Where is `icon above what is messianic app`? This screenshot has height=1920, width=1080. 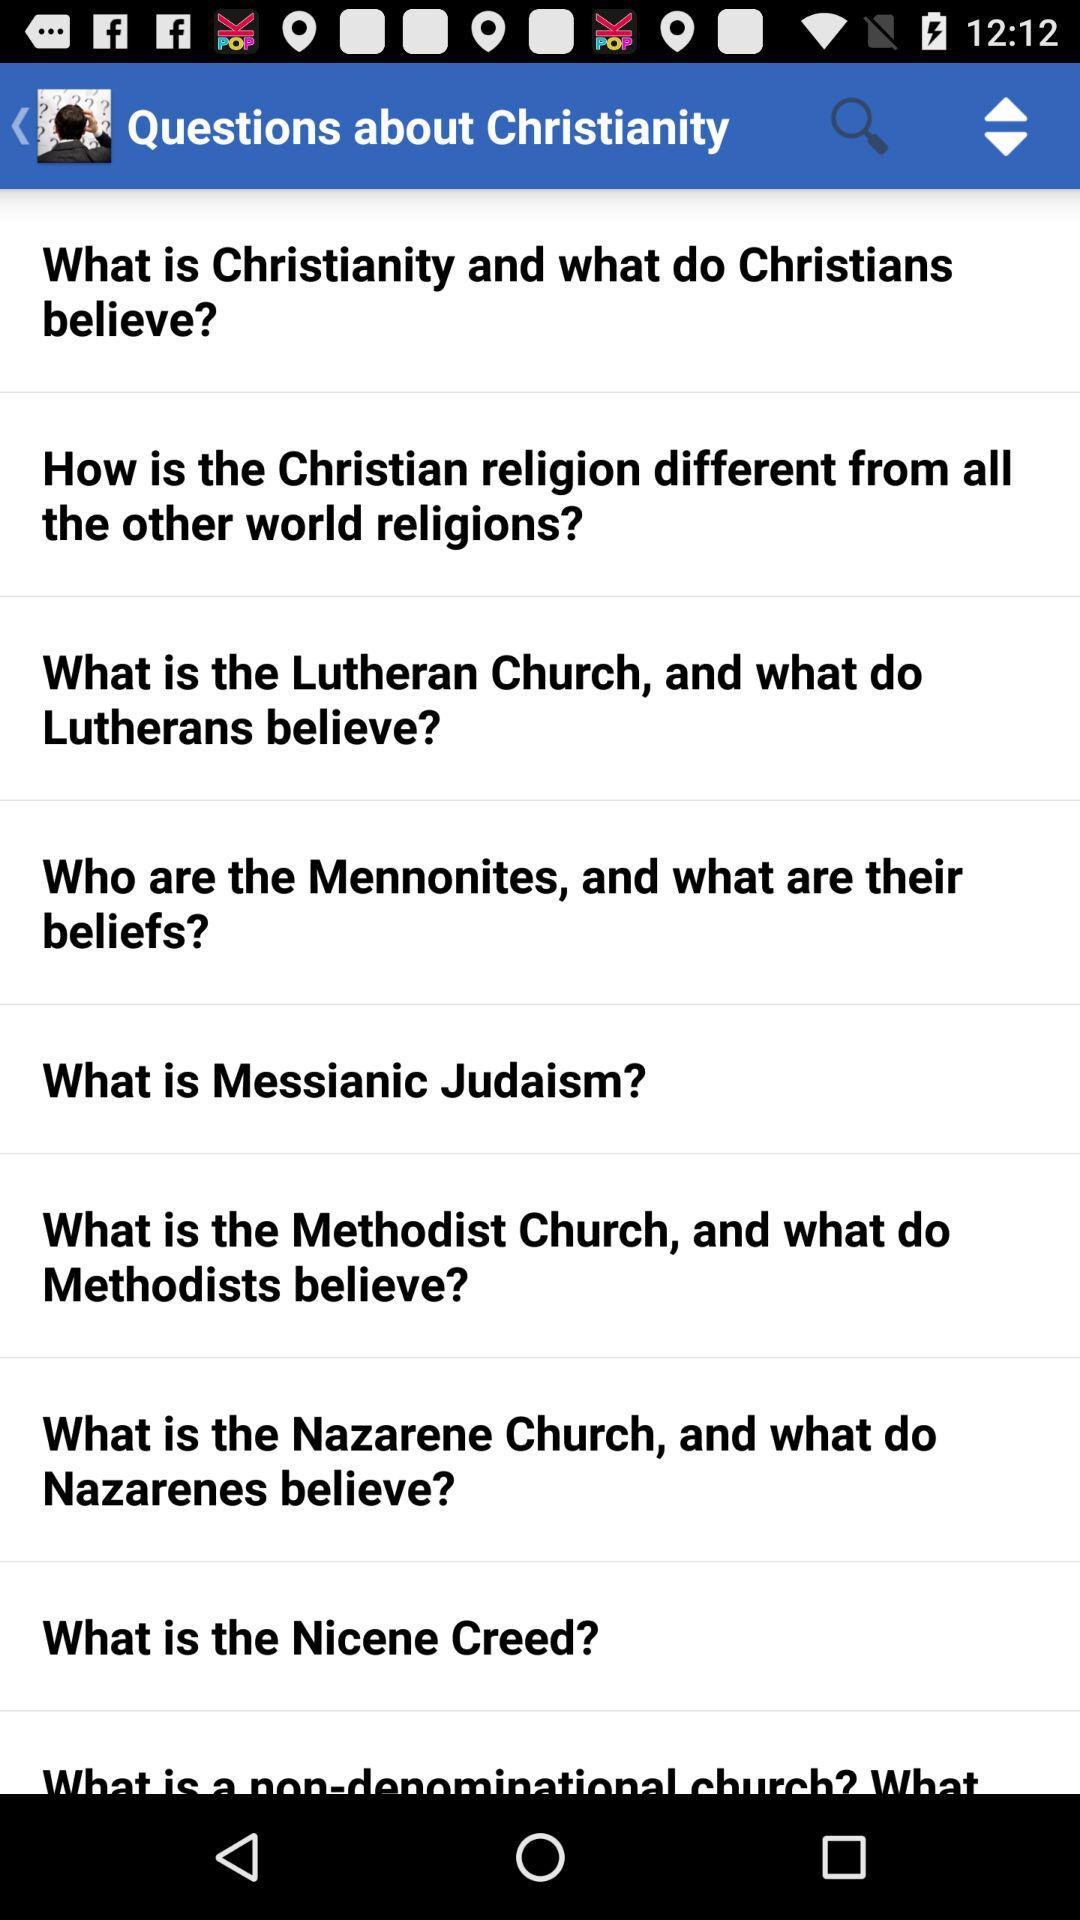
icon above what is messianic app is located at coordinates (540, 901).